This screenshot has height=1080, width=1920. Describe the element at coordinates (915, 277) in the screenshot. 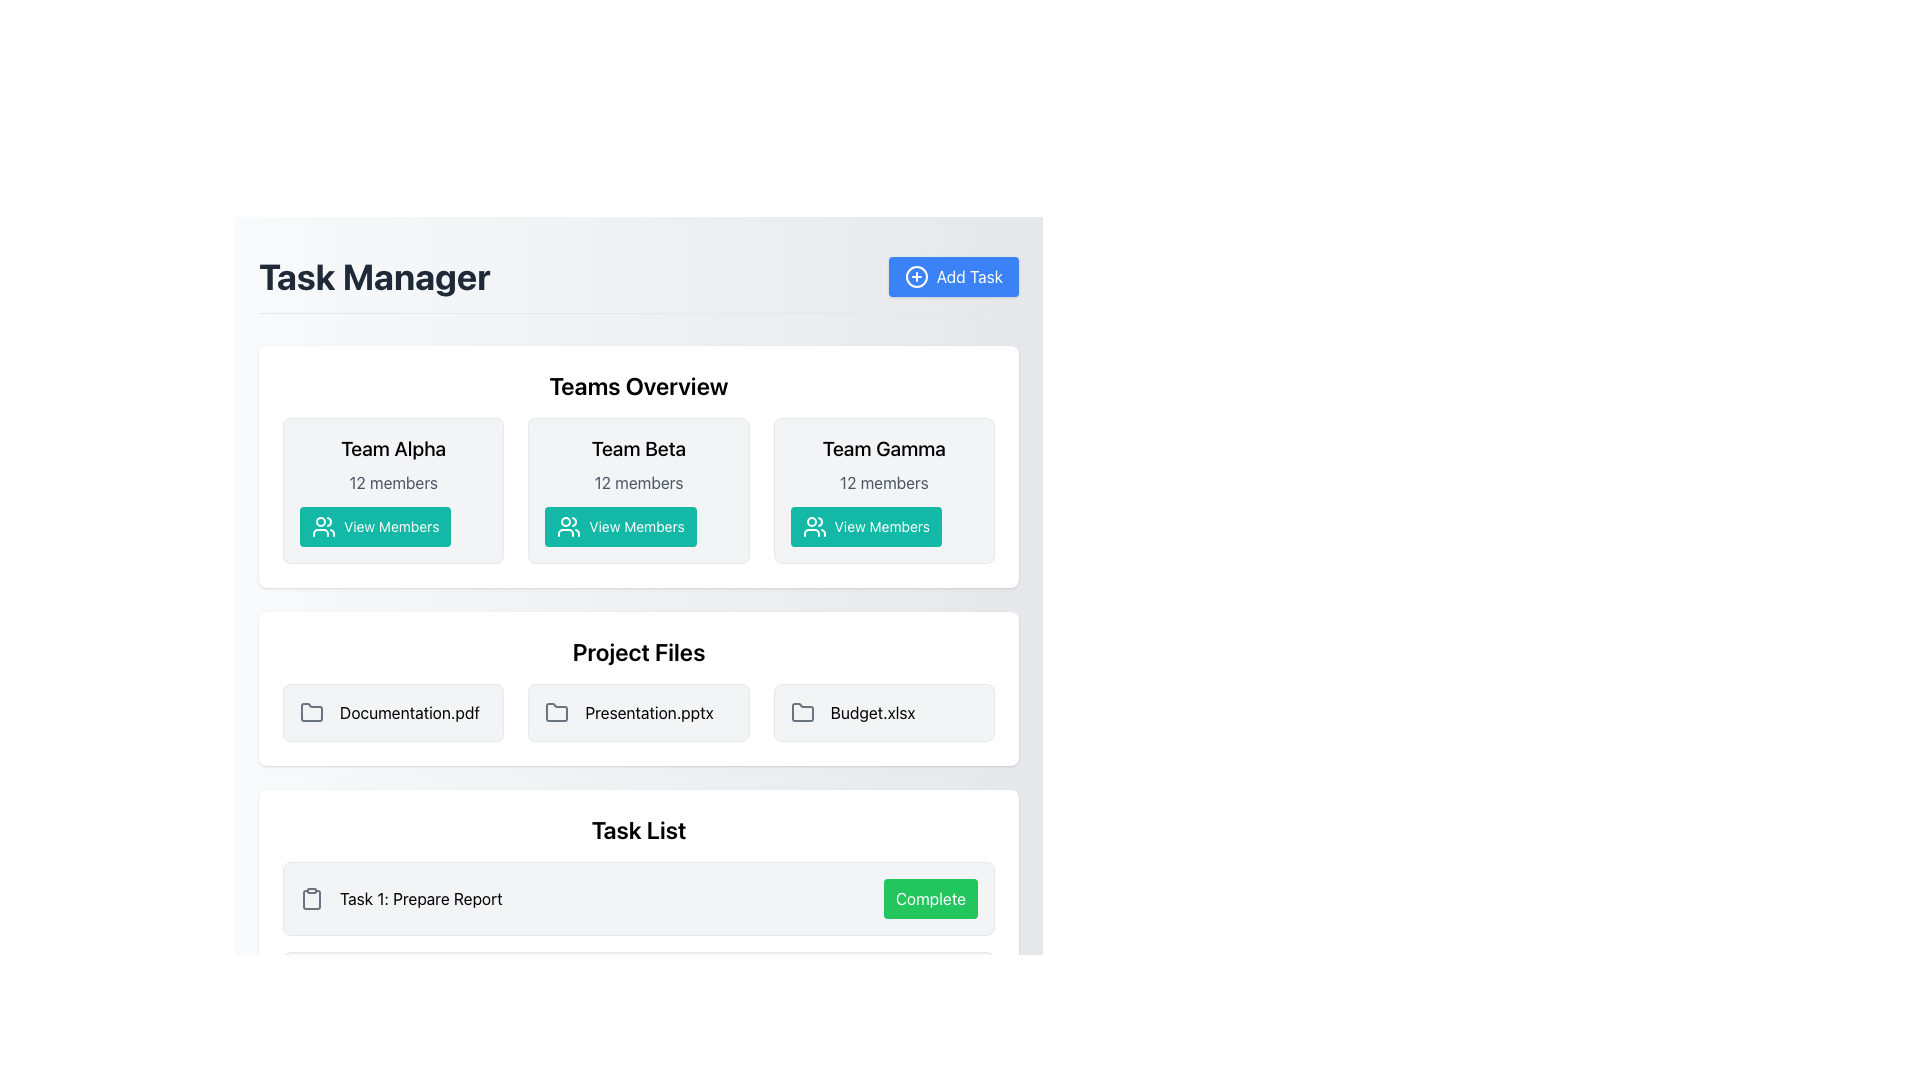

I see `the decorative icon located to the left of the 'Add Task' button in the top-right corner of the interface, indirectly triggering the button's functionality` at that location.